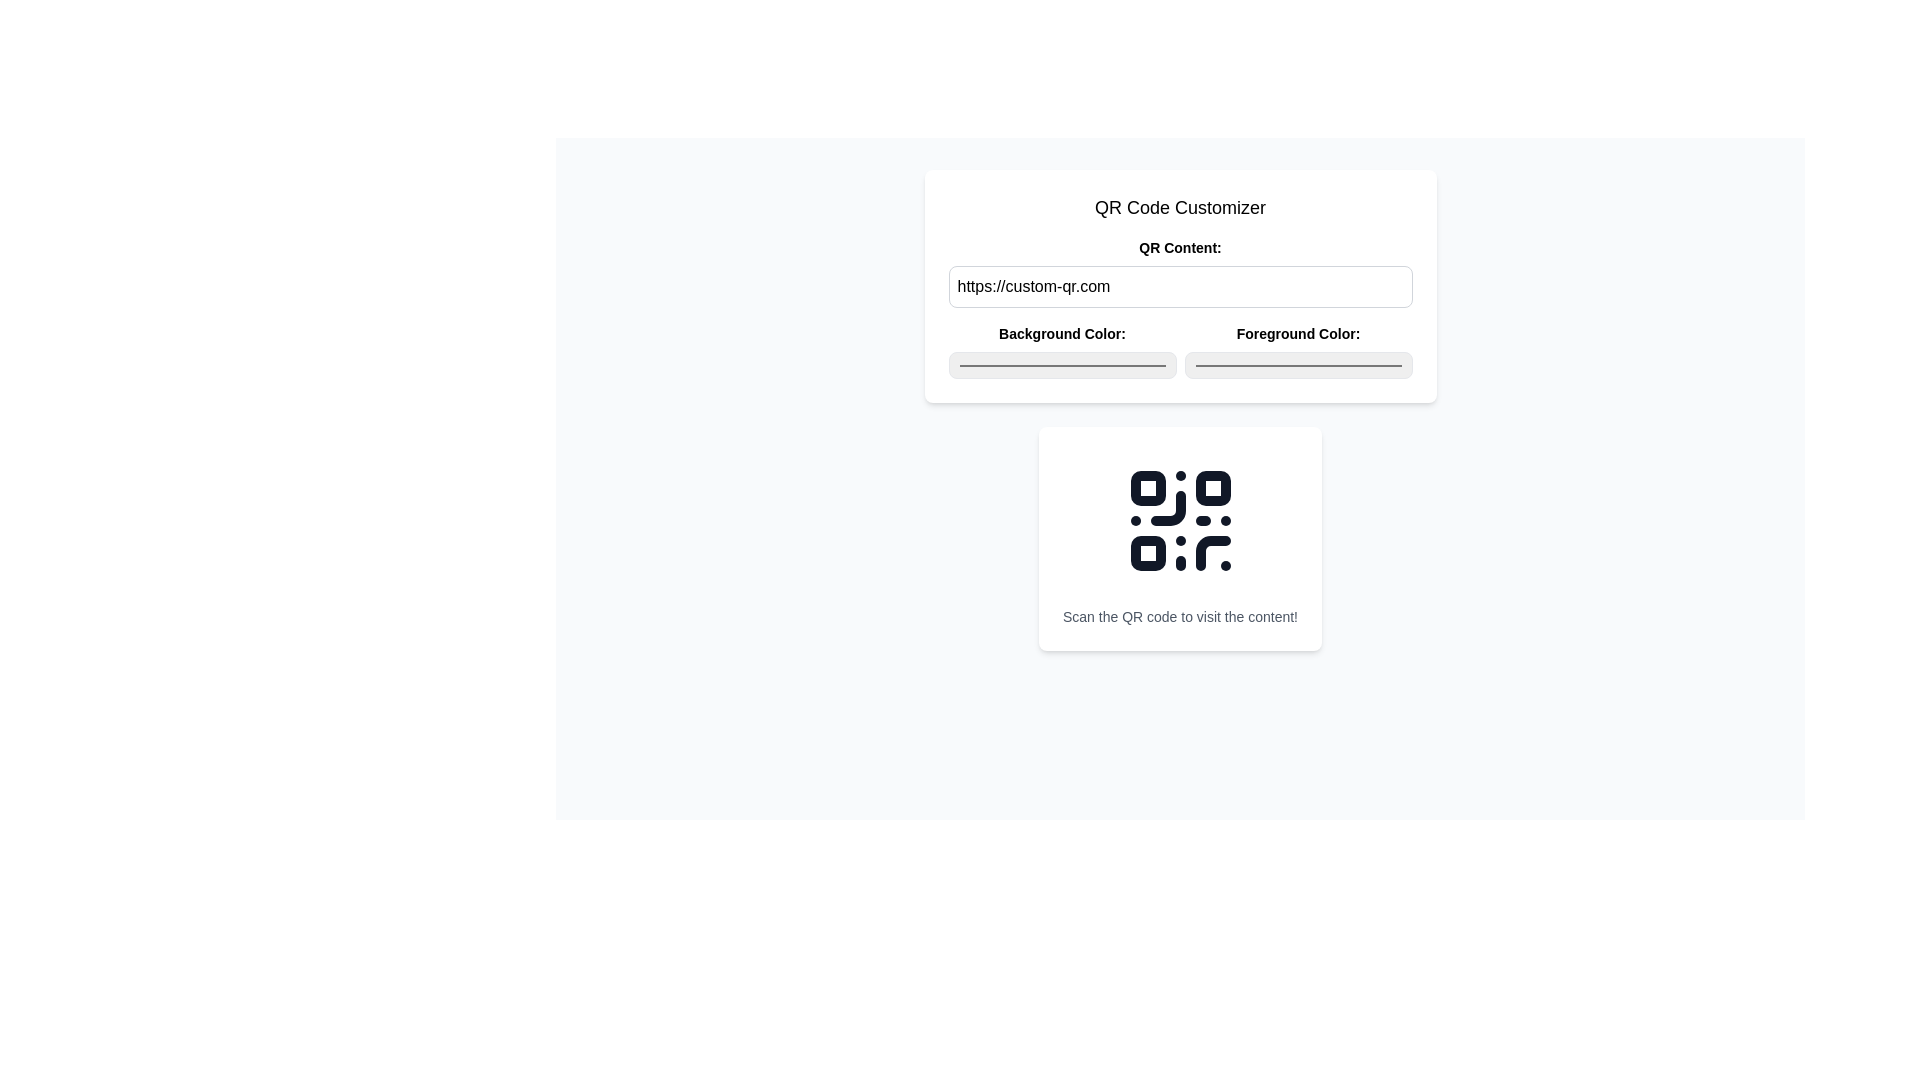 This screenshot has height=1080, width=1920. I want to click on the foreground color value by sliding, so click(1270, 365).